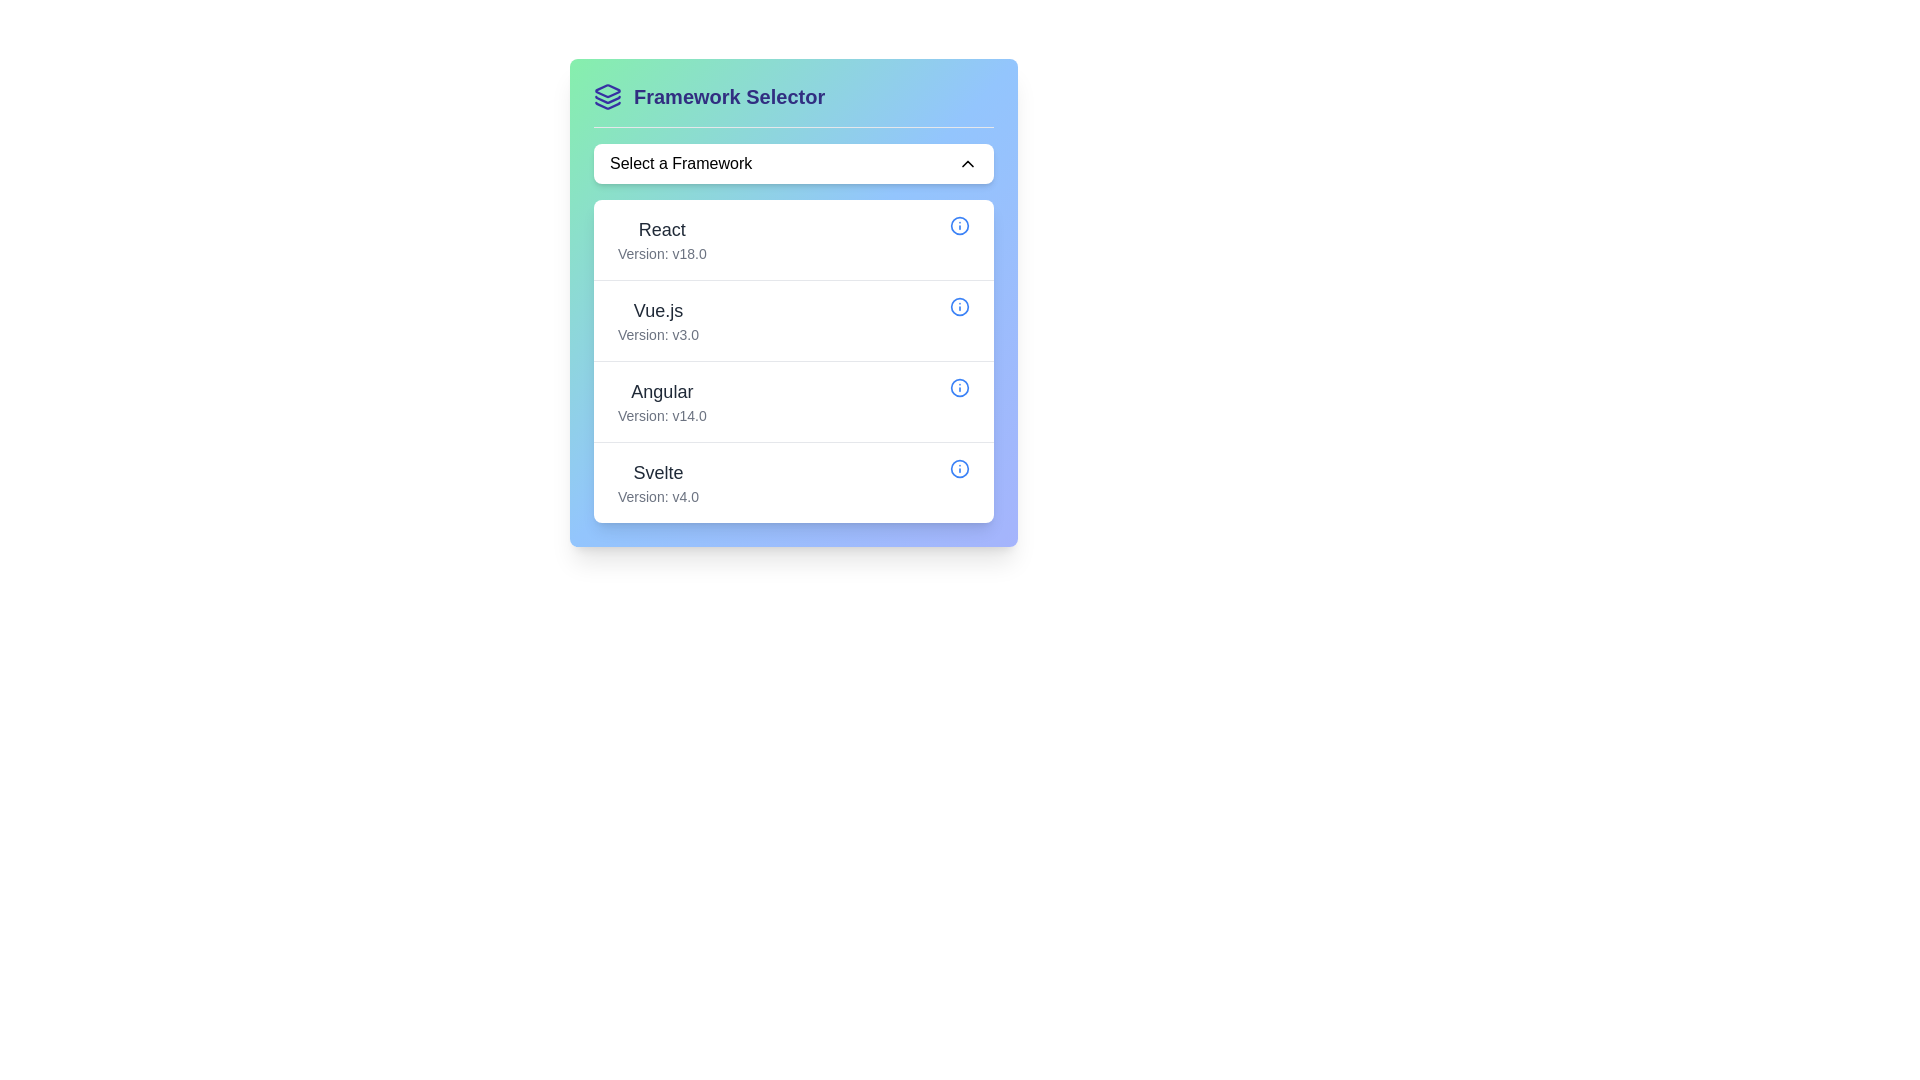 The image size is (1920, 1080). What do you see at coordinates (792, 319) in the screenshot?
I see `the List item representing the Vue.js framework (v3.0)` at bounding box center [792, 319].